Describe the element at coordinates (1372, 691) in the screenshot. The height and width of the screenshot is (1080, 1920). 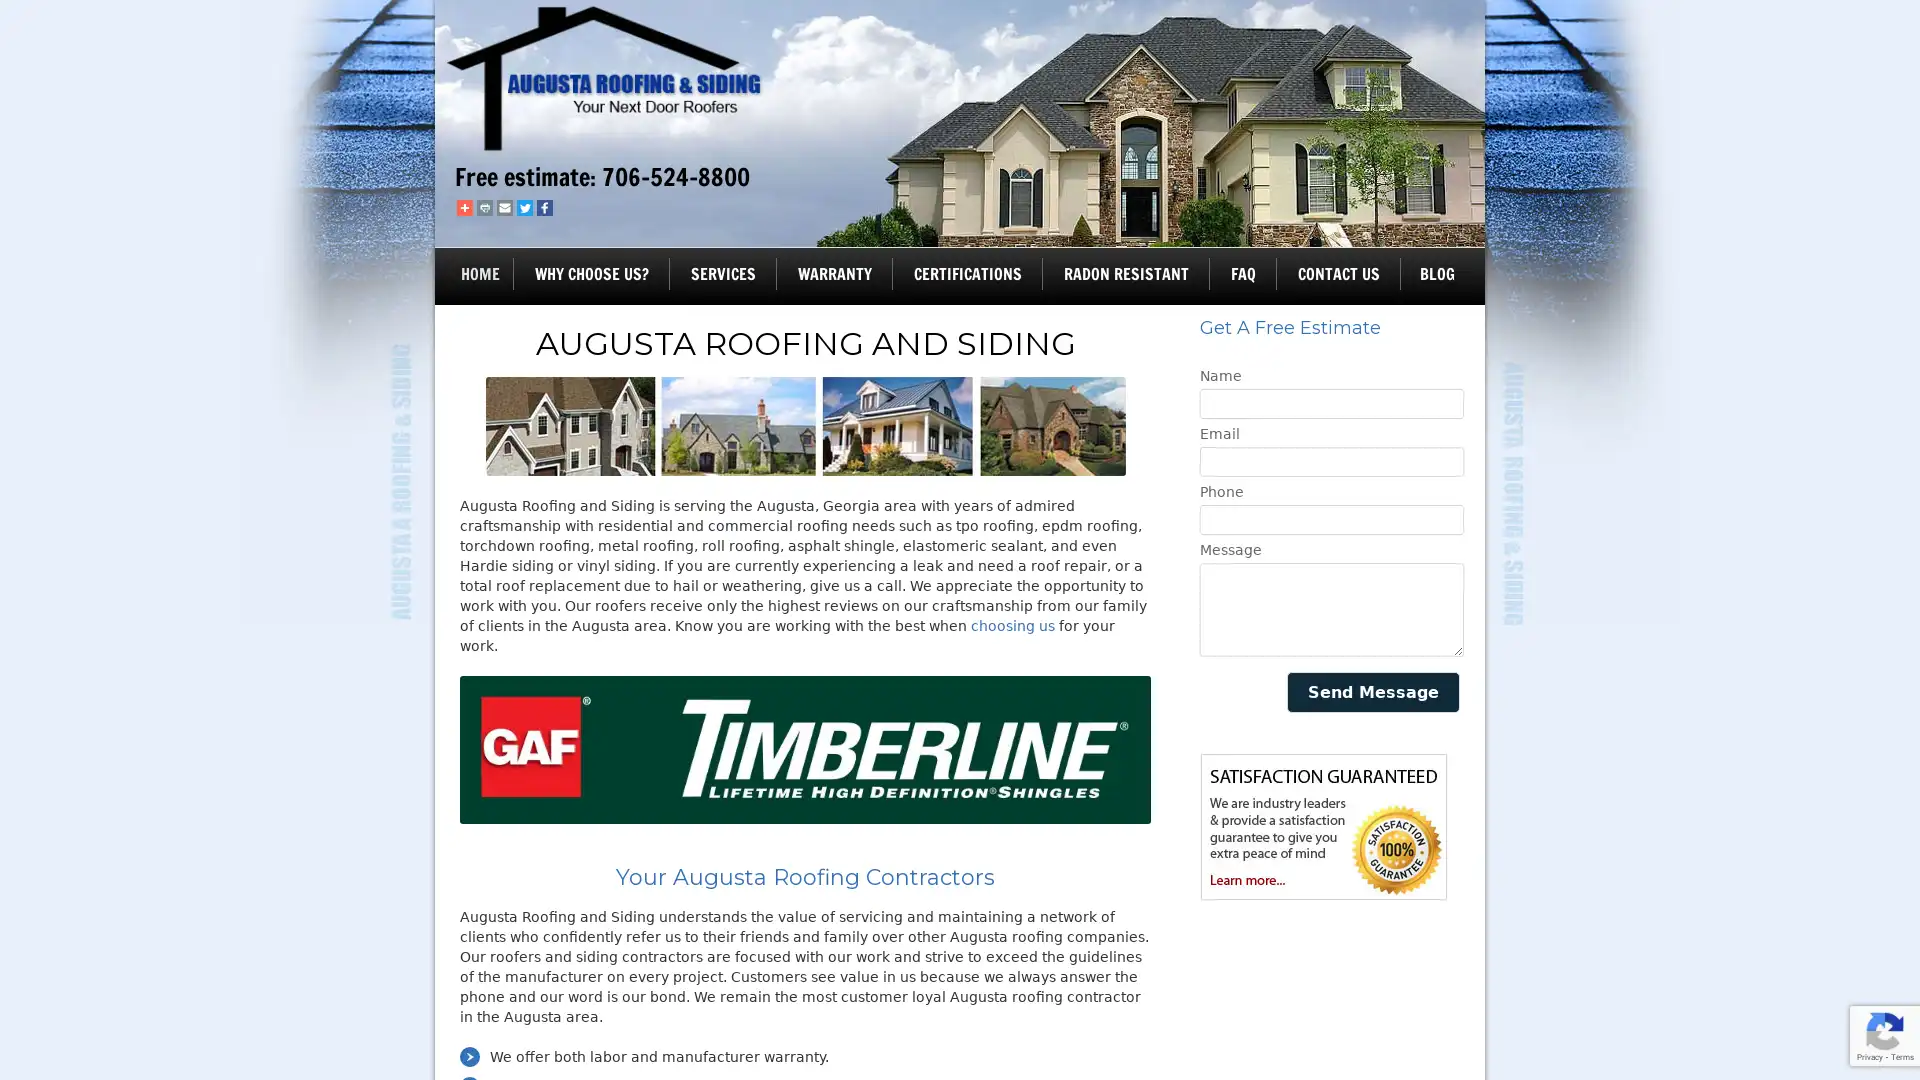
I see `Send Message` at that location.